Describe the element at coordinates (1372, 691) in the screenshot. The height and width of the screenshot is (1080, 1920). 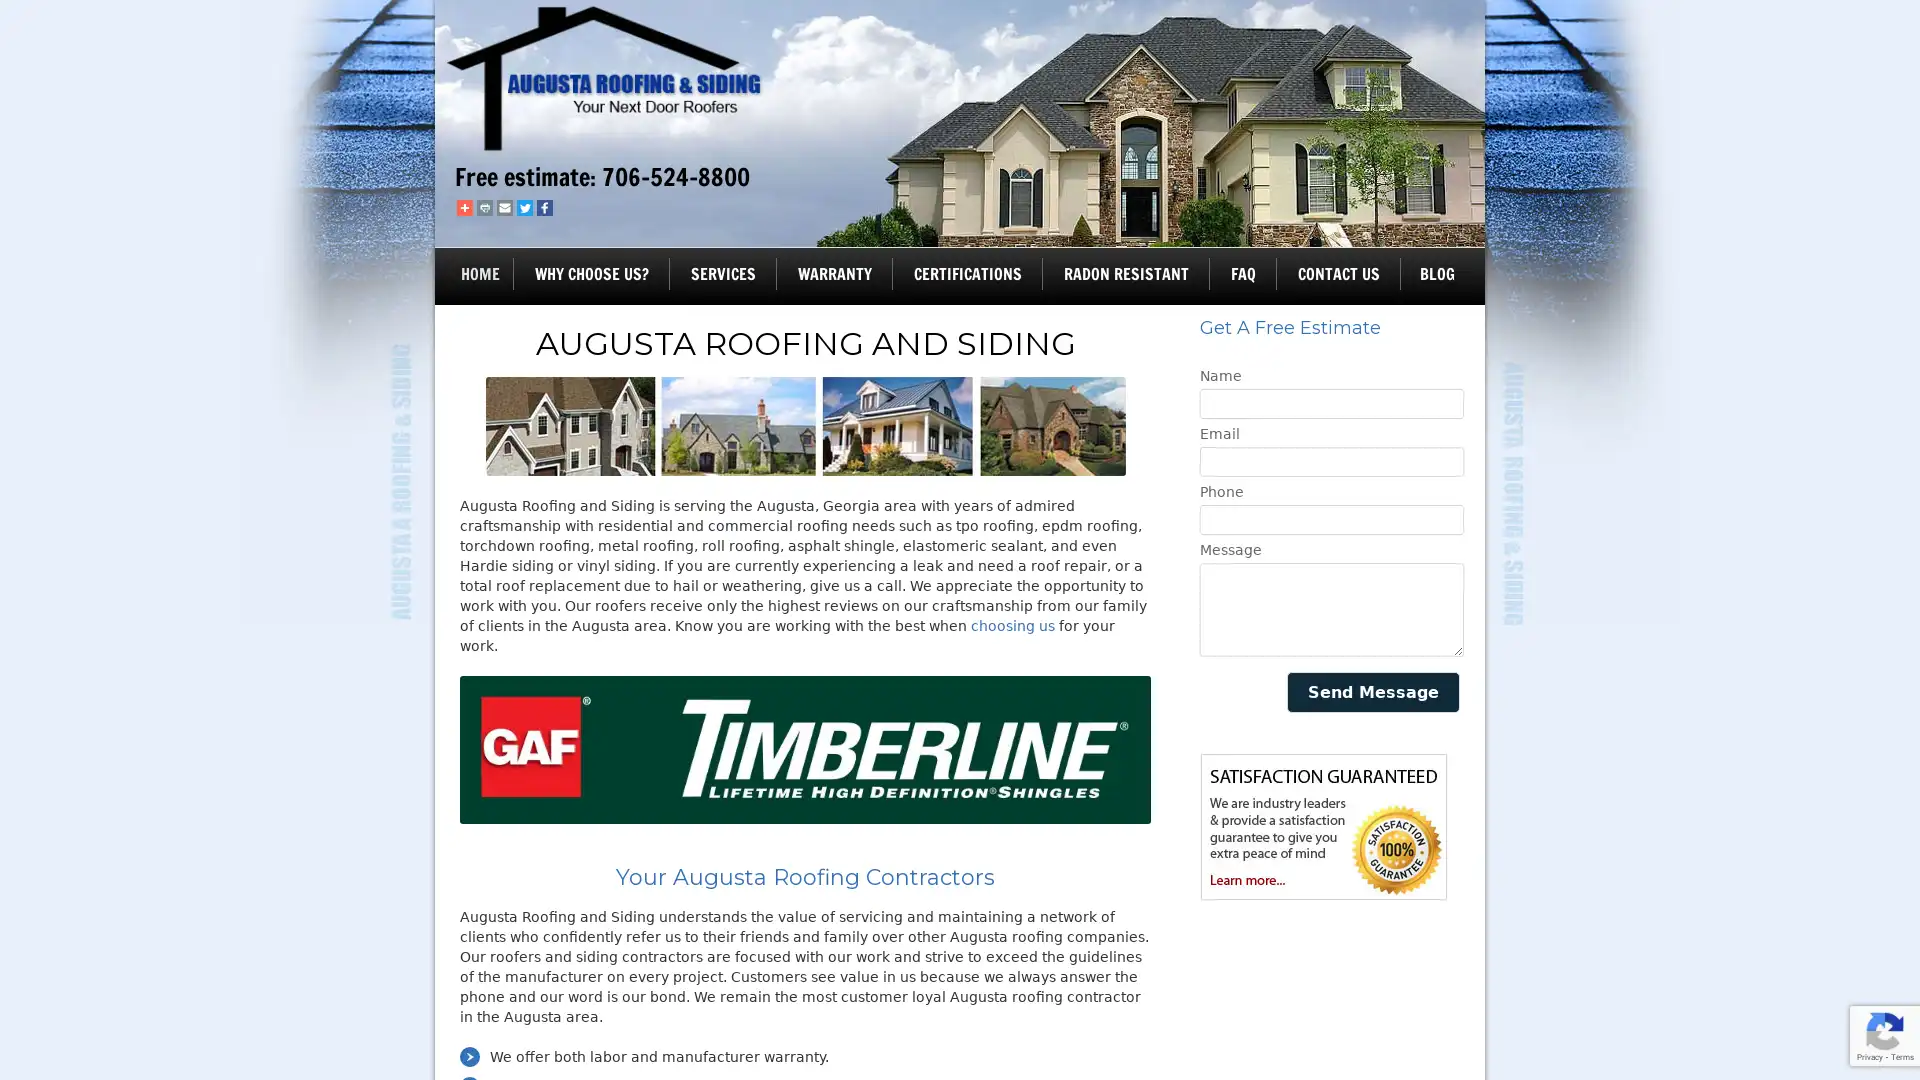
I see `Send Message` at that location.